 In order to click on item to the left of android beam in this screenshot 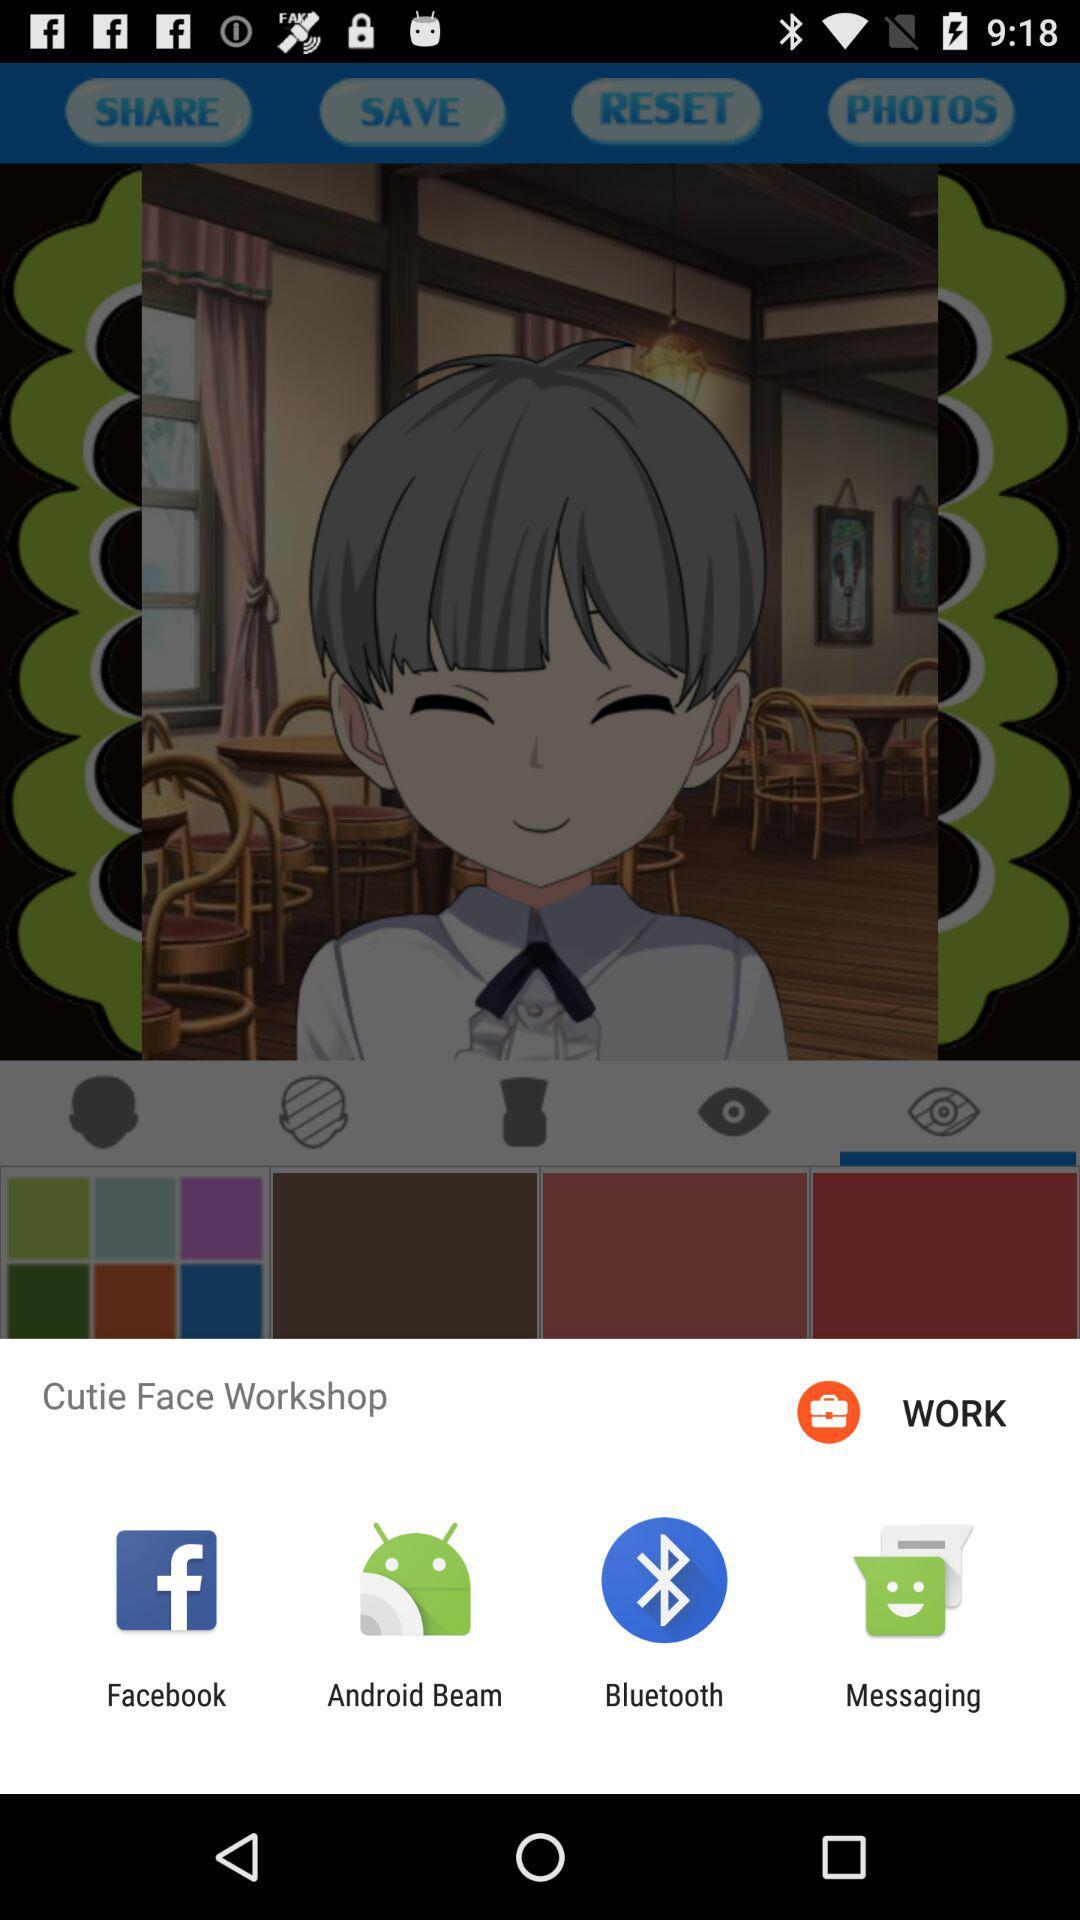, I will do `click(165, 1711)`.